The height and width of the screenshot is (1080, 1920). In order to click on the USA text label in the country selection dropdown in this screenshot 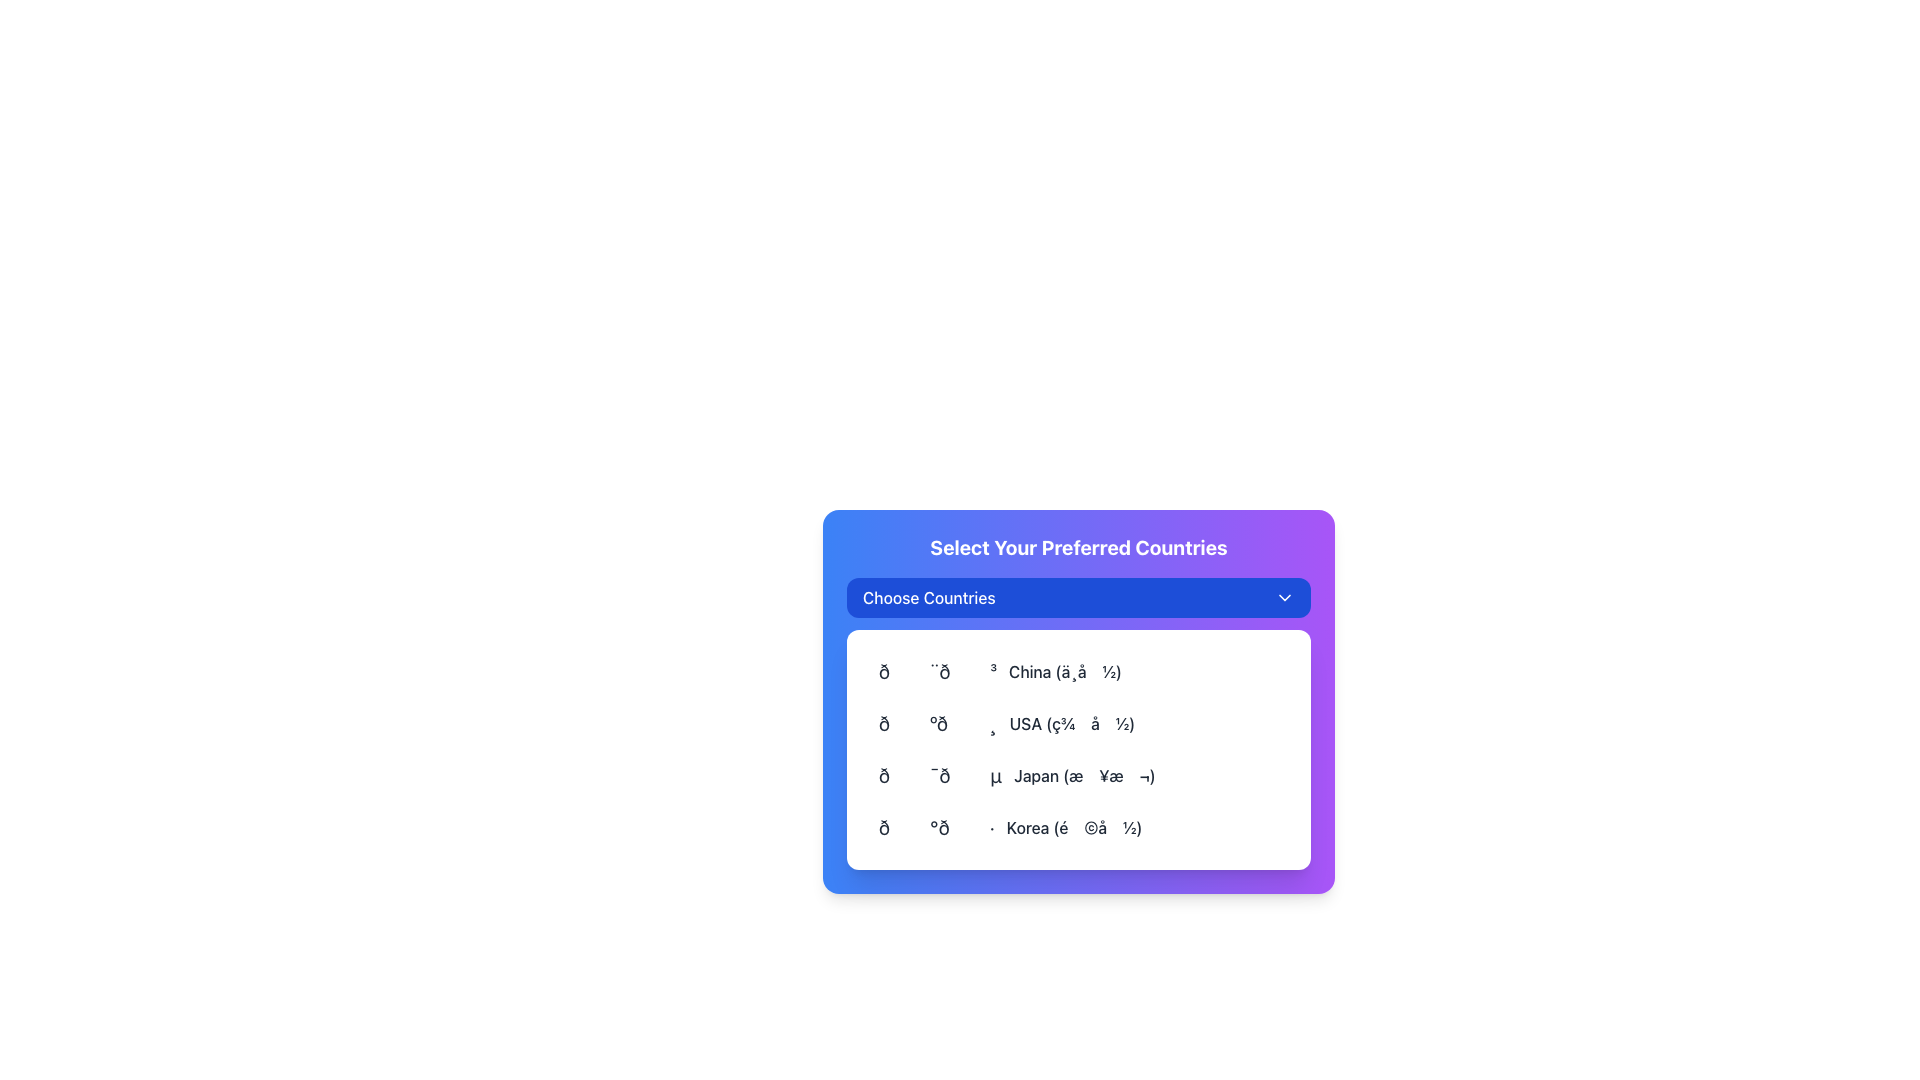, I will do `click(1071, 724)`.